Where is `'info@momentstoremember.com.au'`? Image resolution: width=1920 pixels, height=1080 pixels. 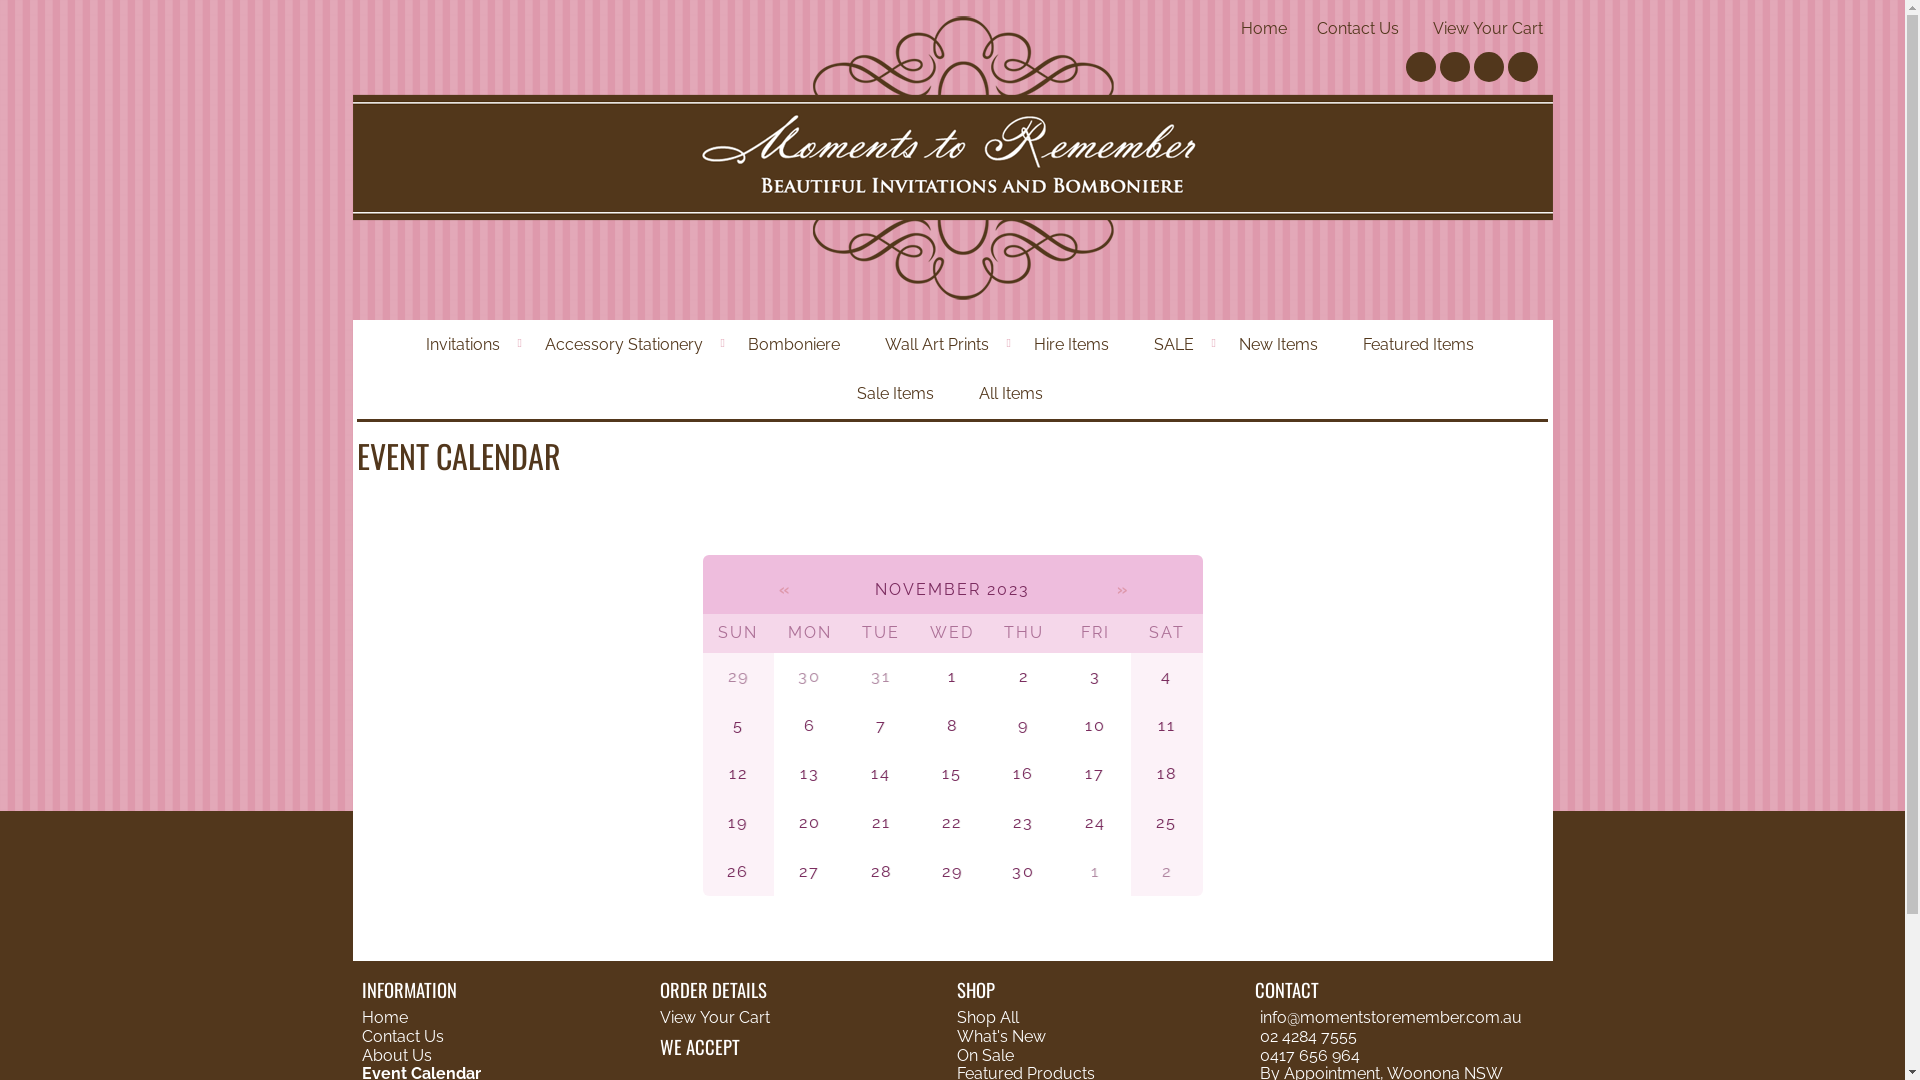 'info@momentstoremember.com.au' is located at coordinates (1390, 1017).